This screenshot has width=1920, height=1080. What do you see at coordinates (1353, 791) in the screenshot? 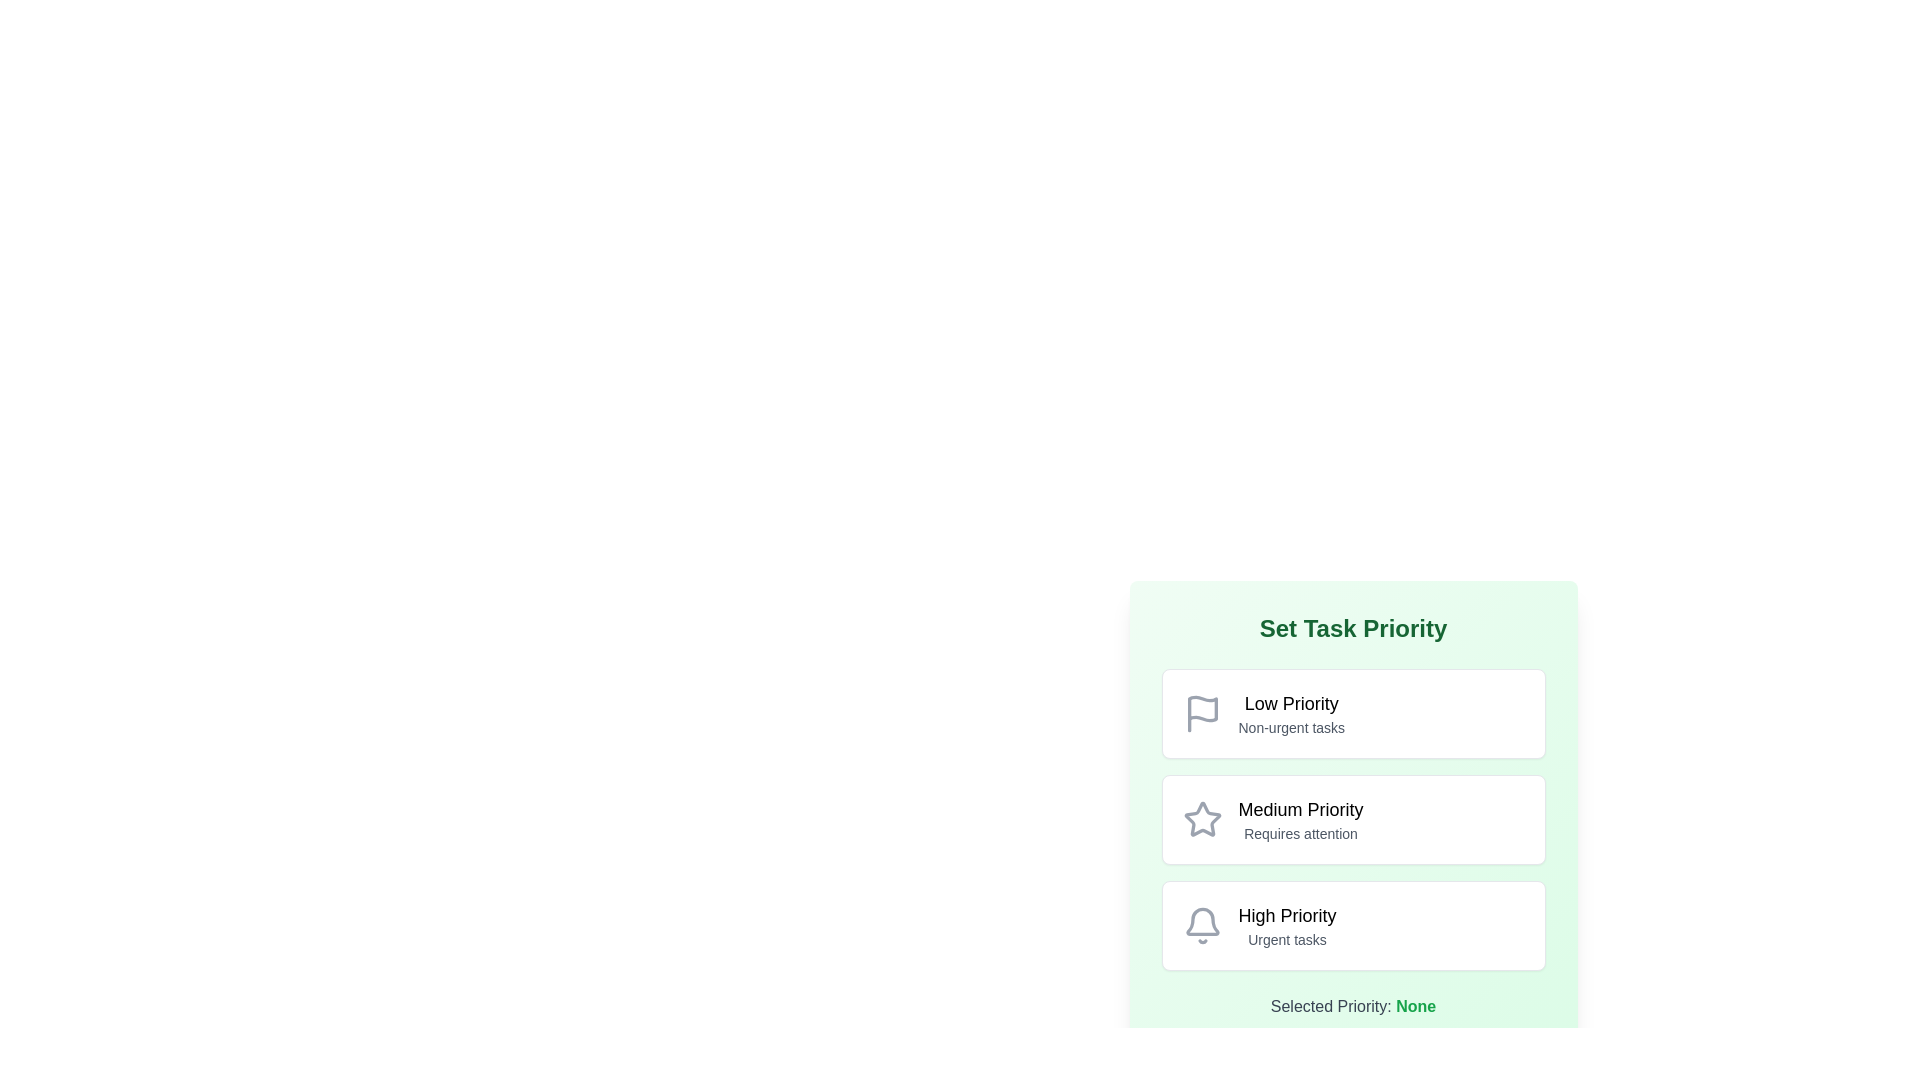
I see `the medium priority task selectable list item` at bounding box center [1353, 791].